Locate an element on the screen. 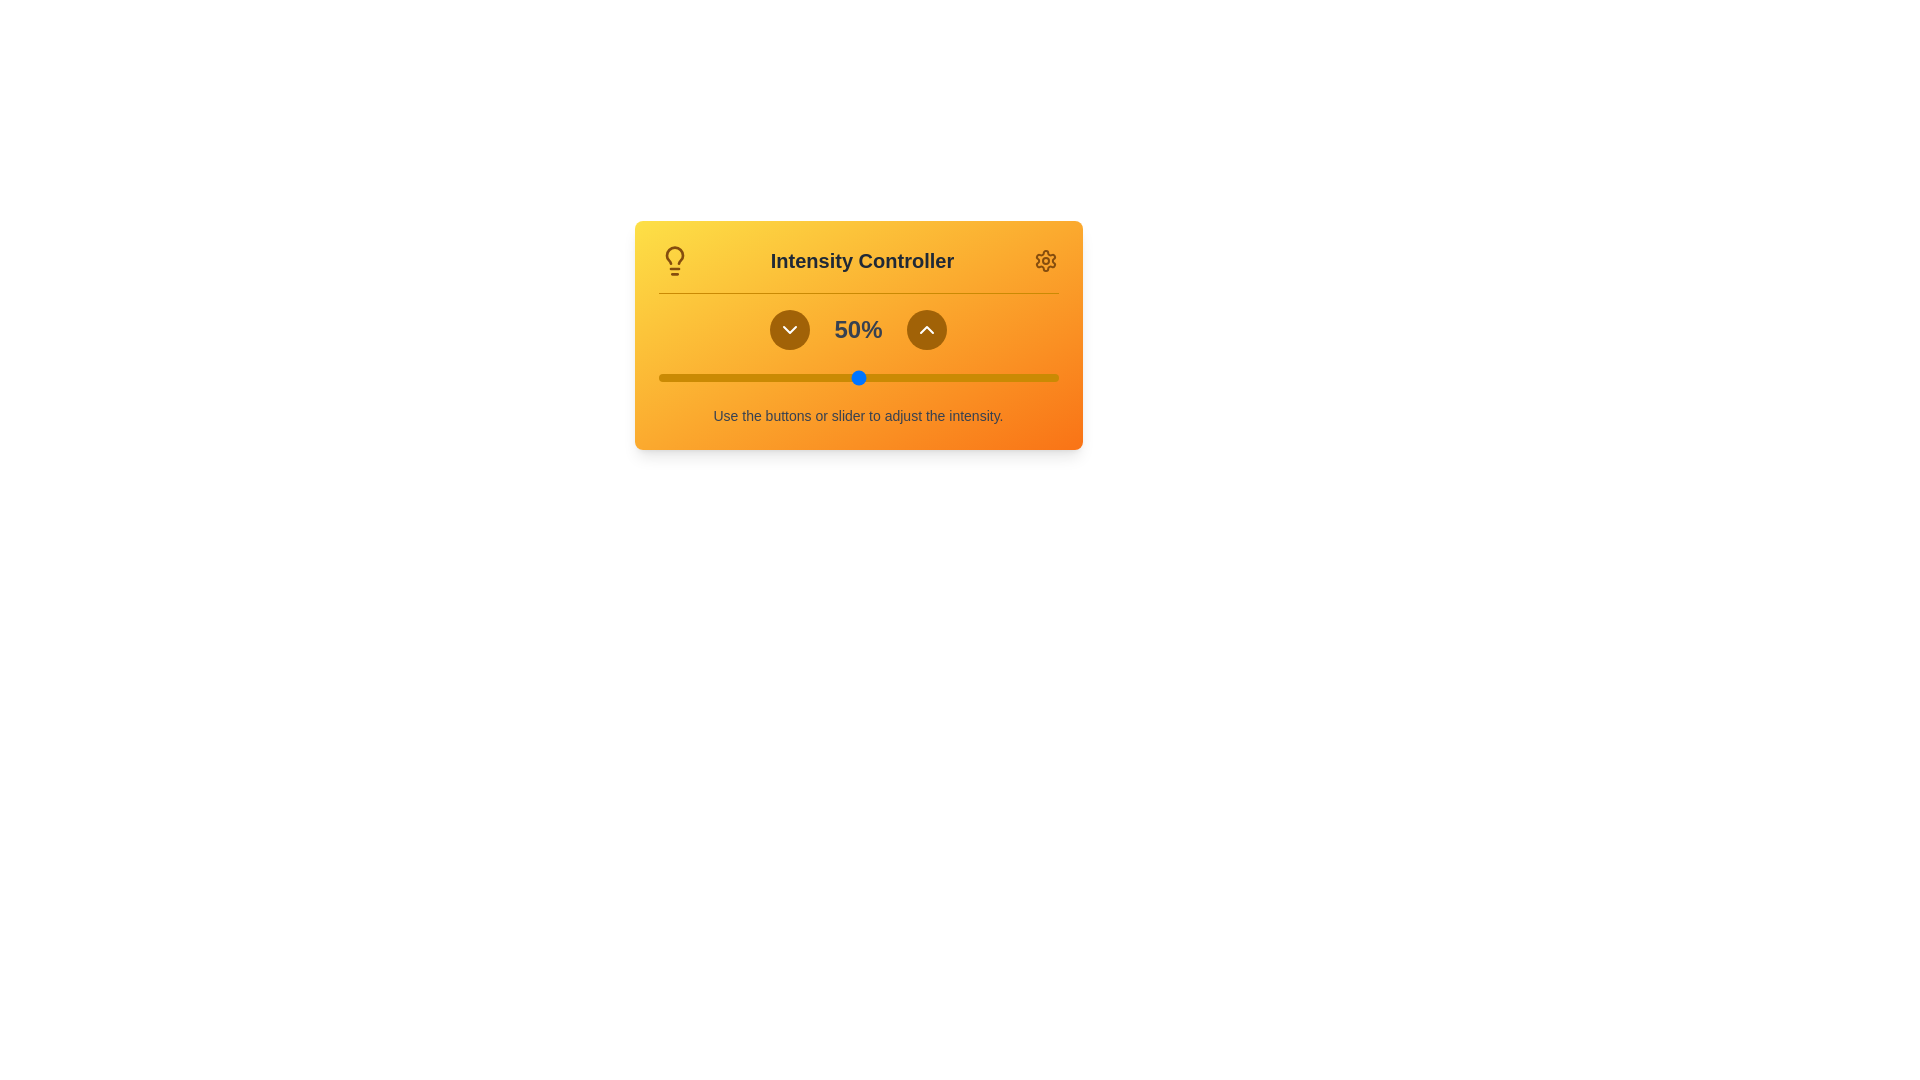 This screenshot has height=1080, width=1920. intensity is located at coordinates (945, 378).